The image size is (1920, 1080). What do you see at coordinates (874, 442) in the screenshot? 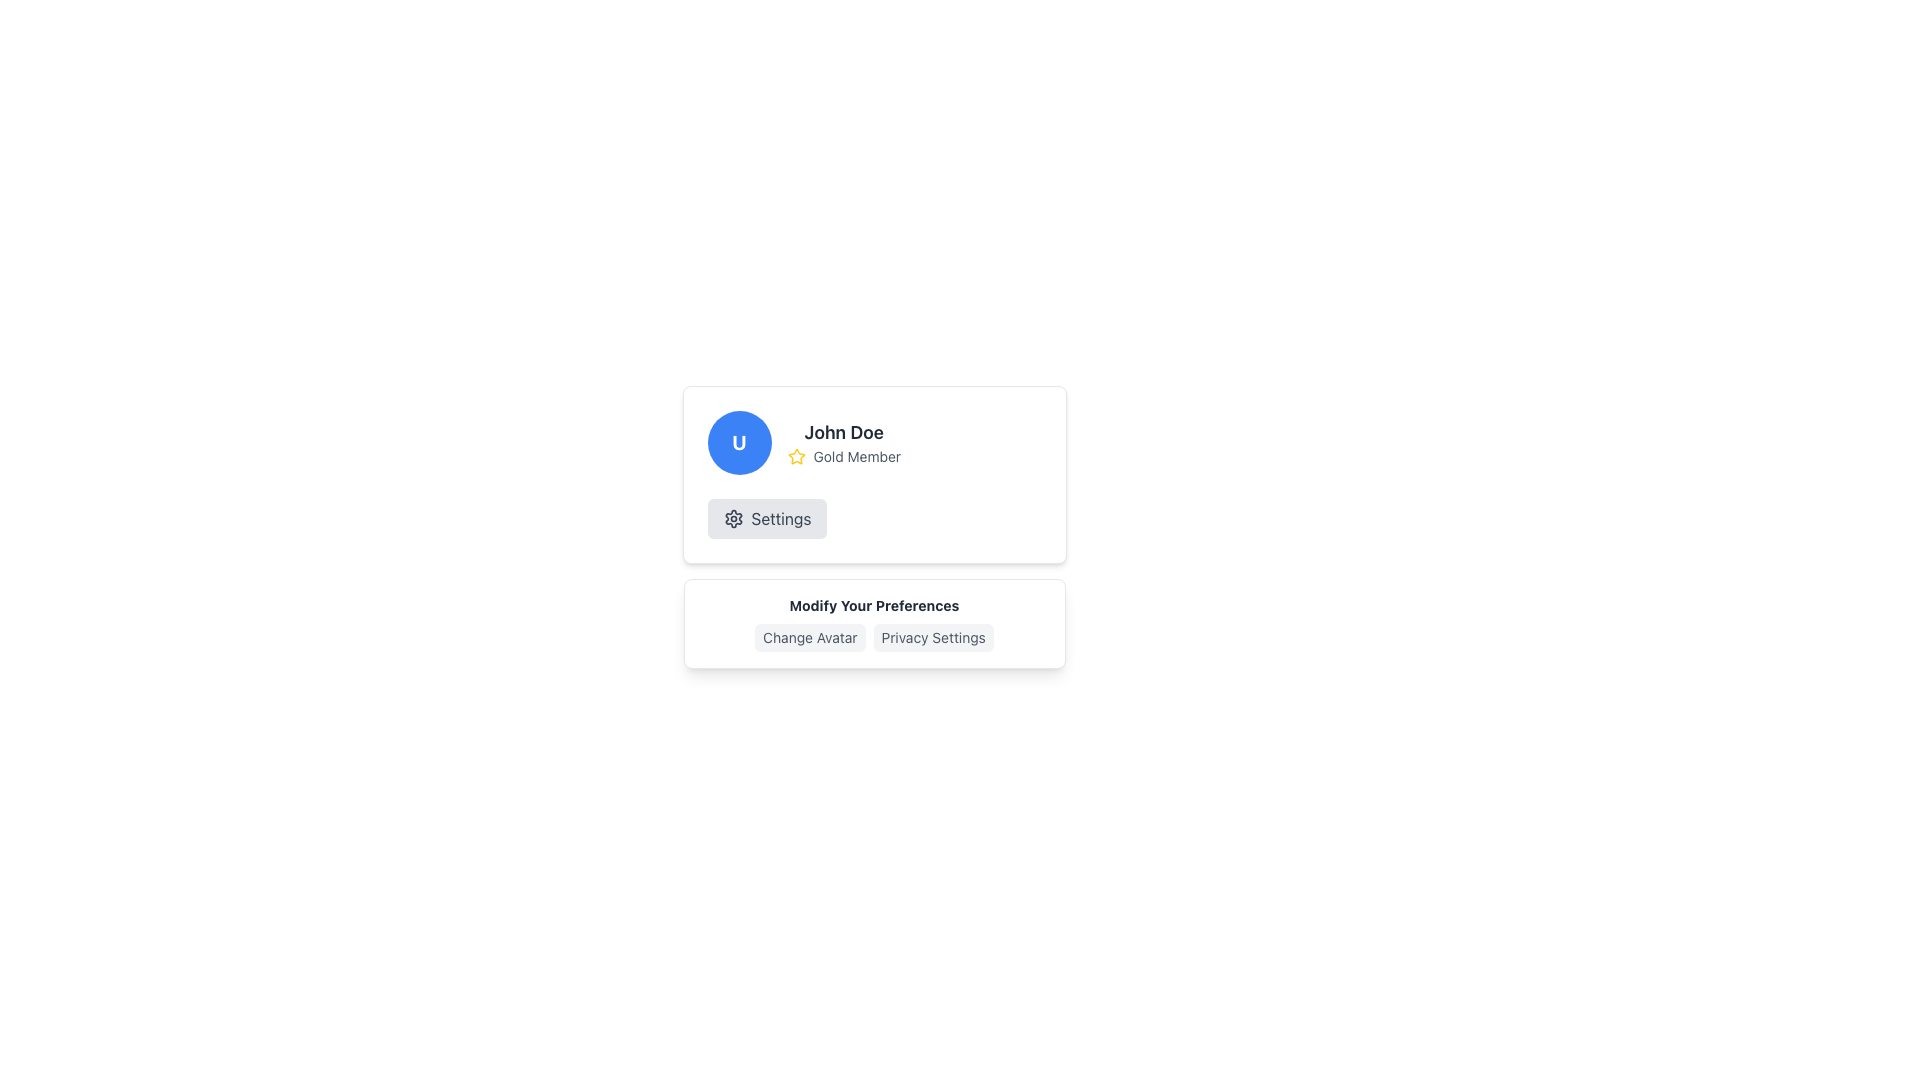
I see `the yellow star icon in the user profile summary for additional options` at bounding box center [874, 442].